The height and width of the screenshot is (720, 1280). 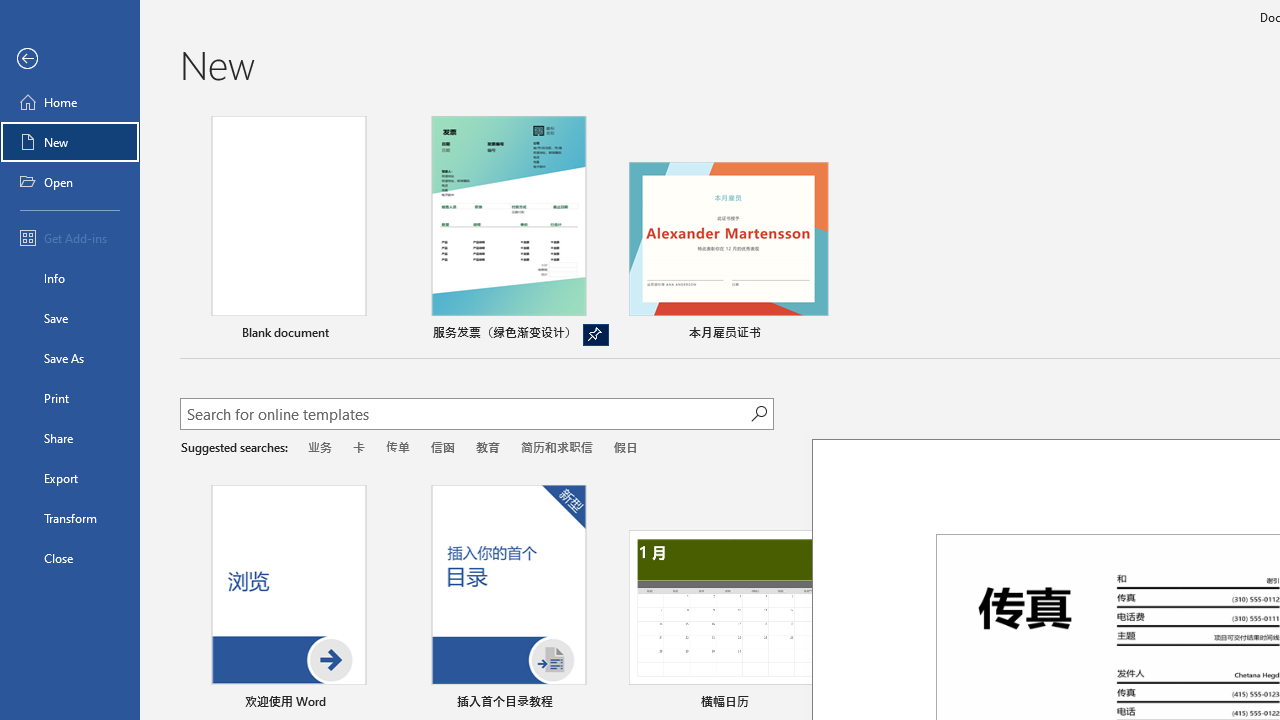 What do you see at coordinates (287, 230) in the screenshot?
I see `'Blank document'` at bounding box center [287, 230].